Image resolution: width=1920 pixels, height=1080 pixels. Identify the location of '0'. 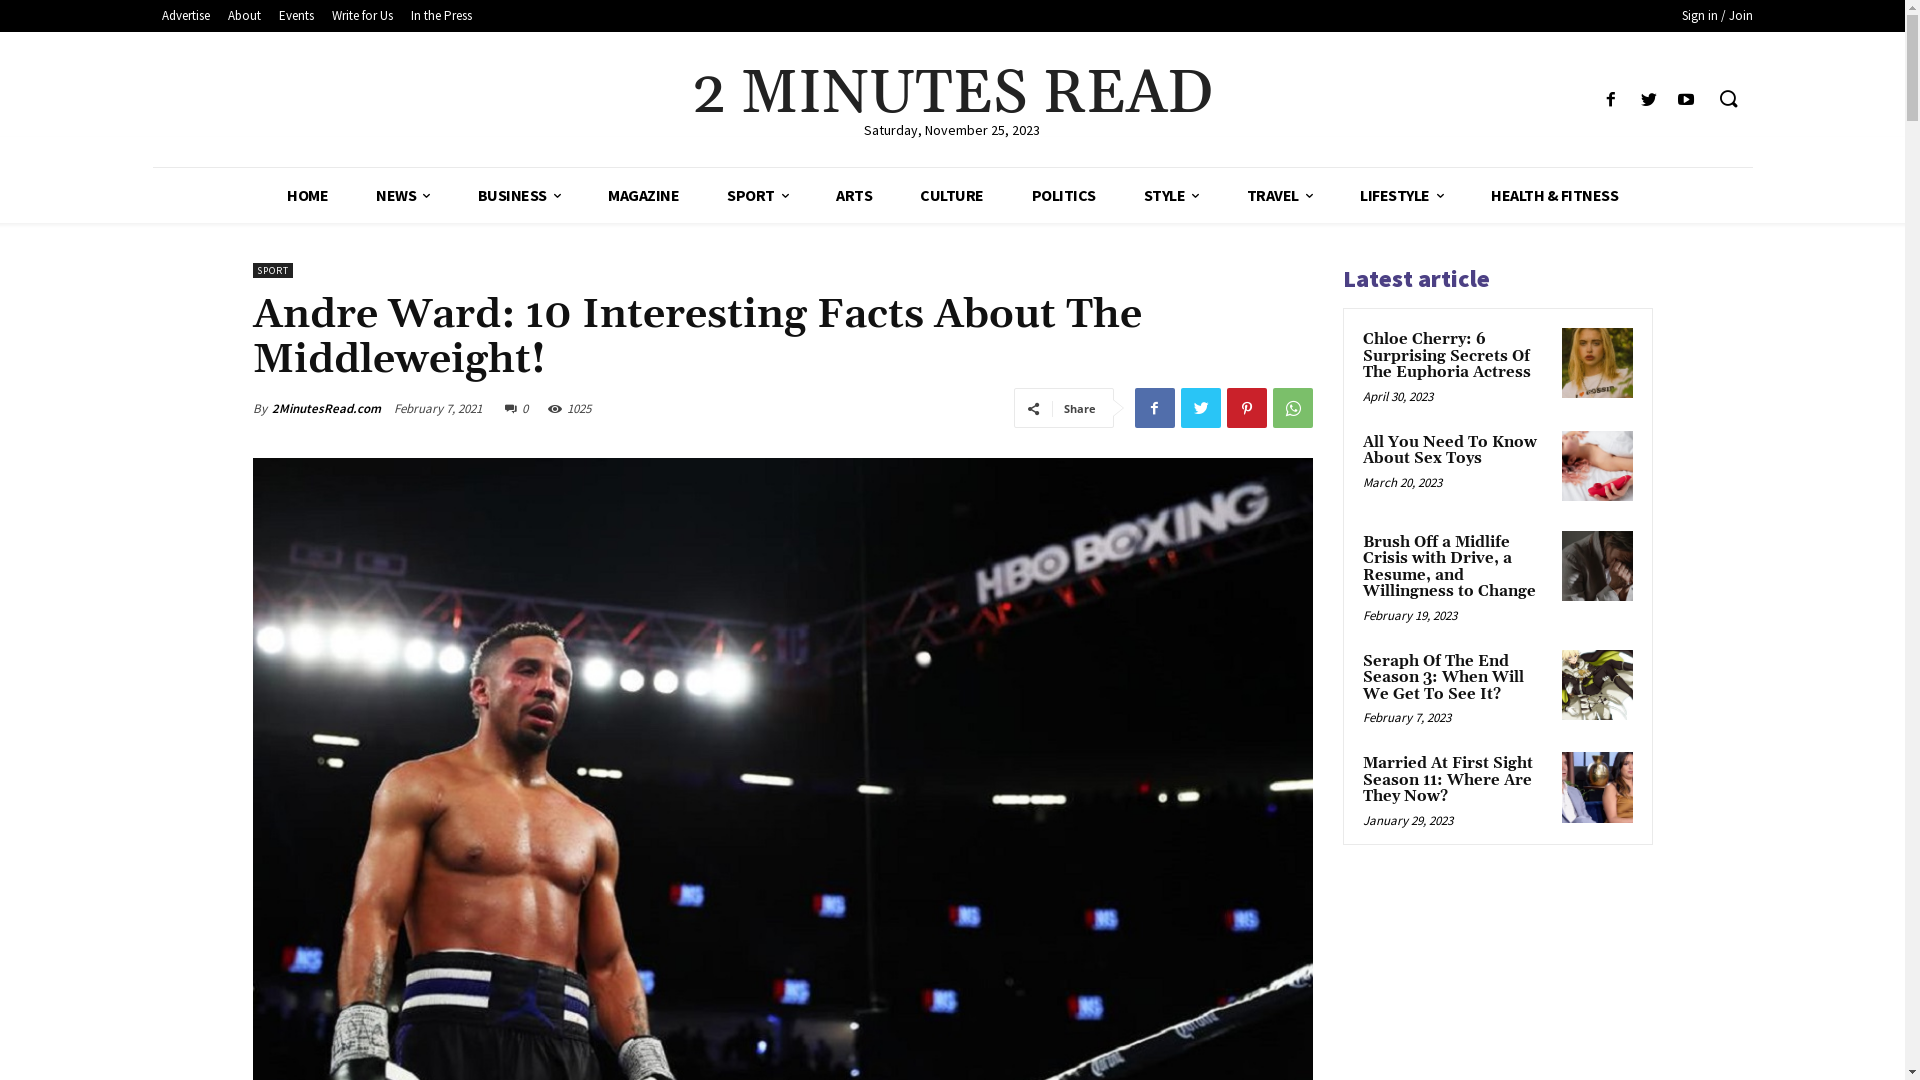
(516, 406).